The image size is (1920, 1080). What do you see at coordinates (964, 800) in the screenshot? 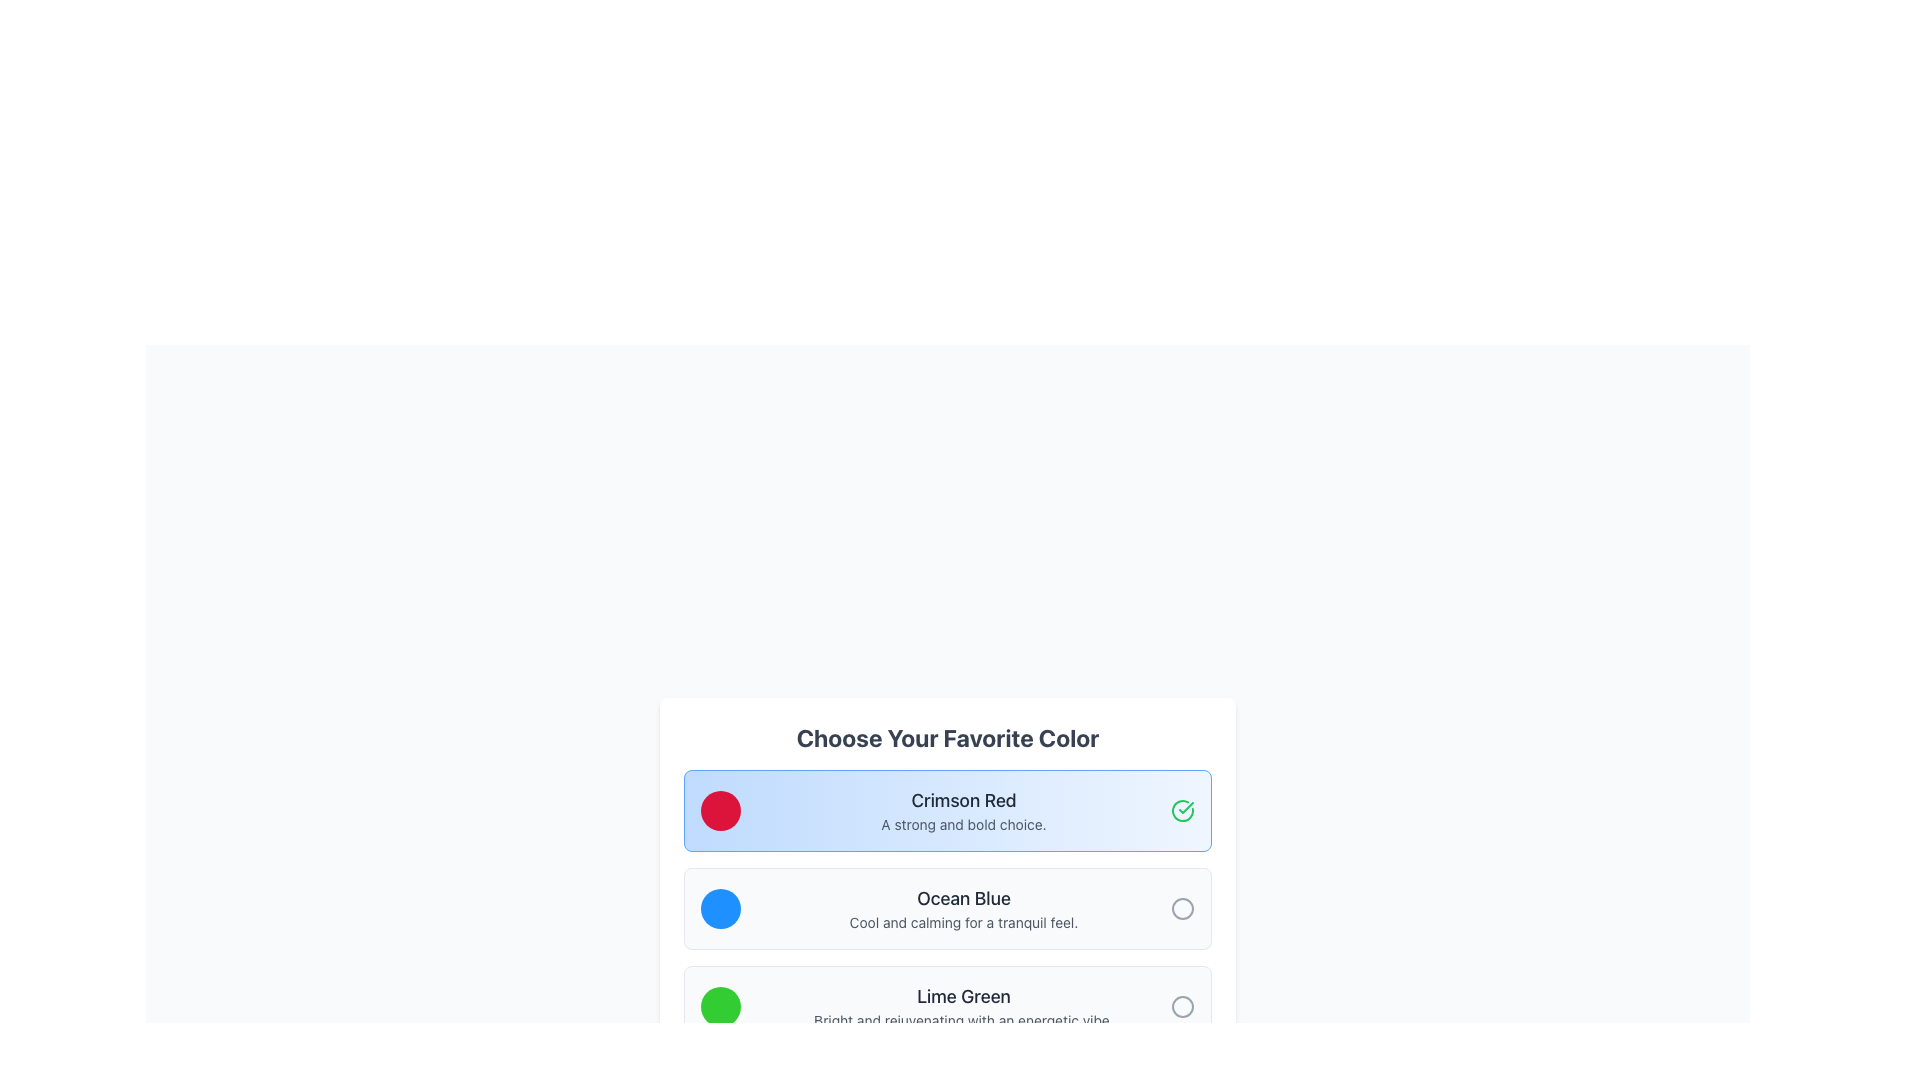
I see `the text label displaying 'Crimson Red'` at bounding box center [964, 800].